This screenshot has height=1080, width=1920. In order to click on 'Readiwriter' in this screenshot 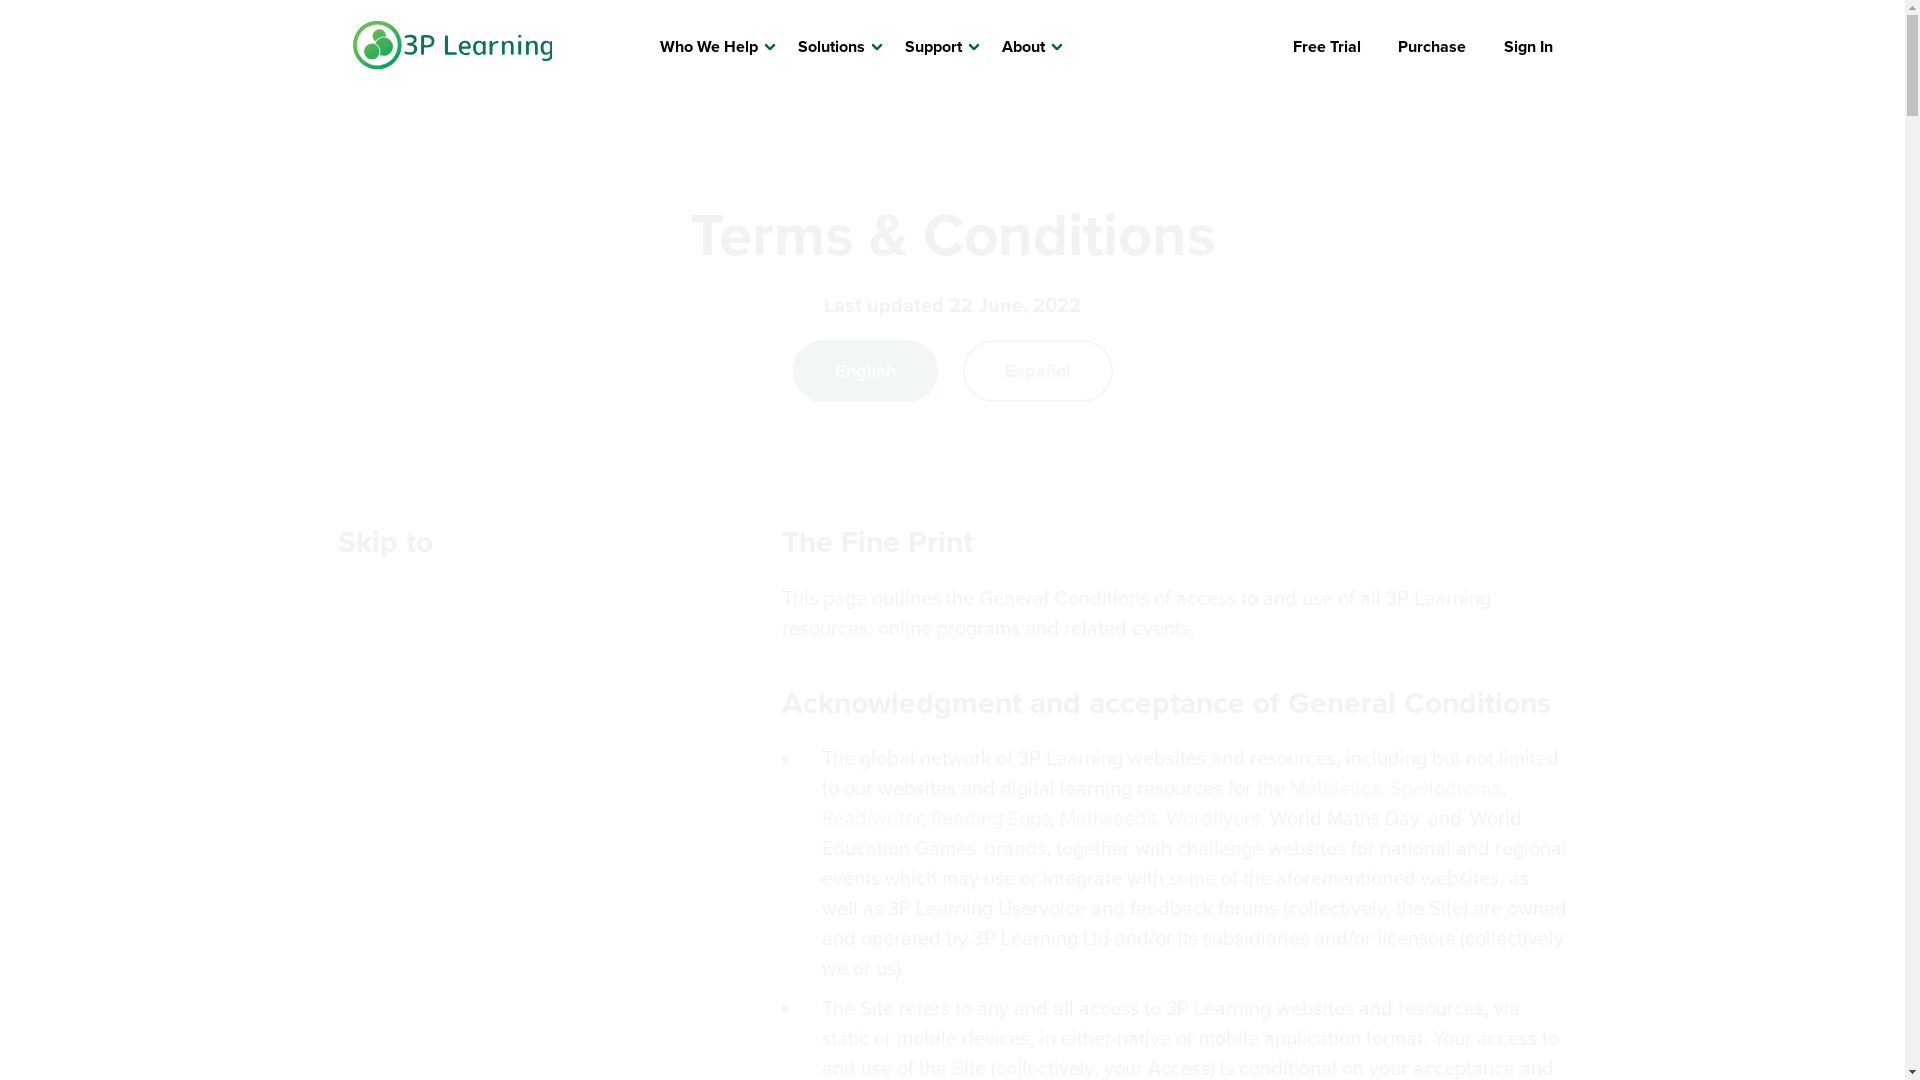, I will do `click(871, 817)`.